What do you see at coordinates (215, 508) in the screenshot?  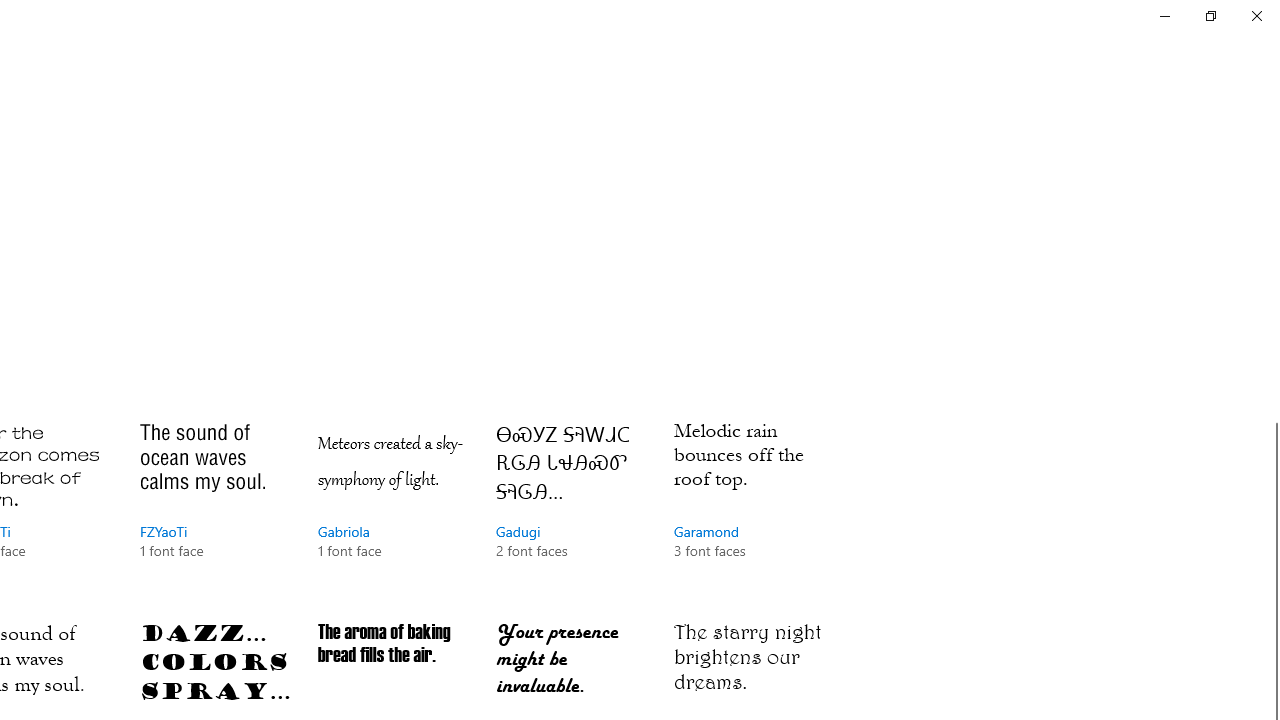 I see `'FZYaoTi, 1 font face'` at bounding box center [215, 508].